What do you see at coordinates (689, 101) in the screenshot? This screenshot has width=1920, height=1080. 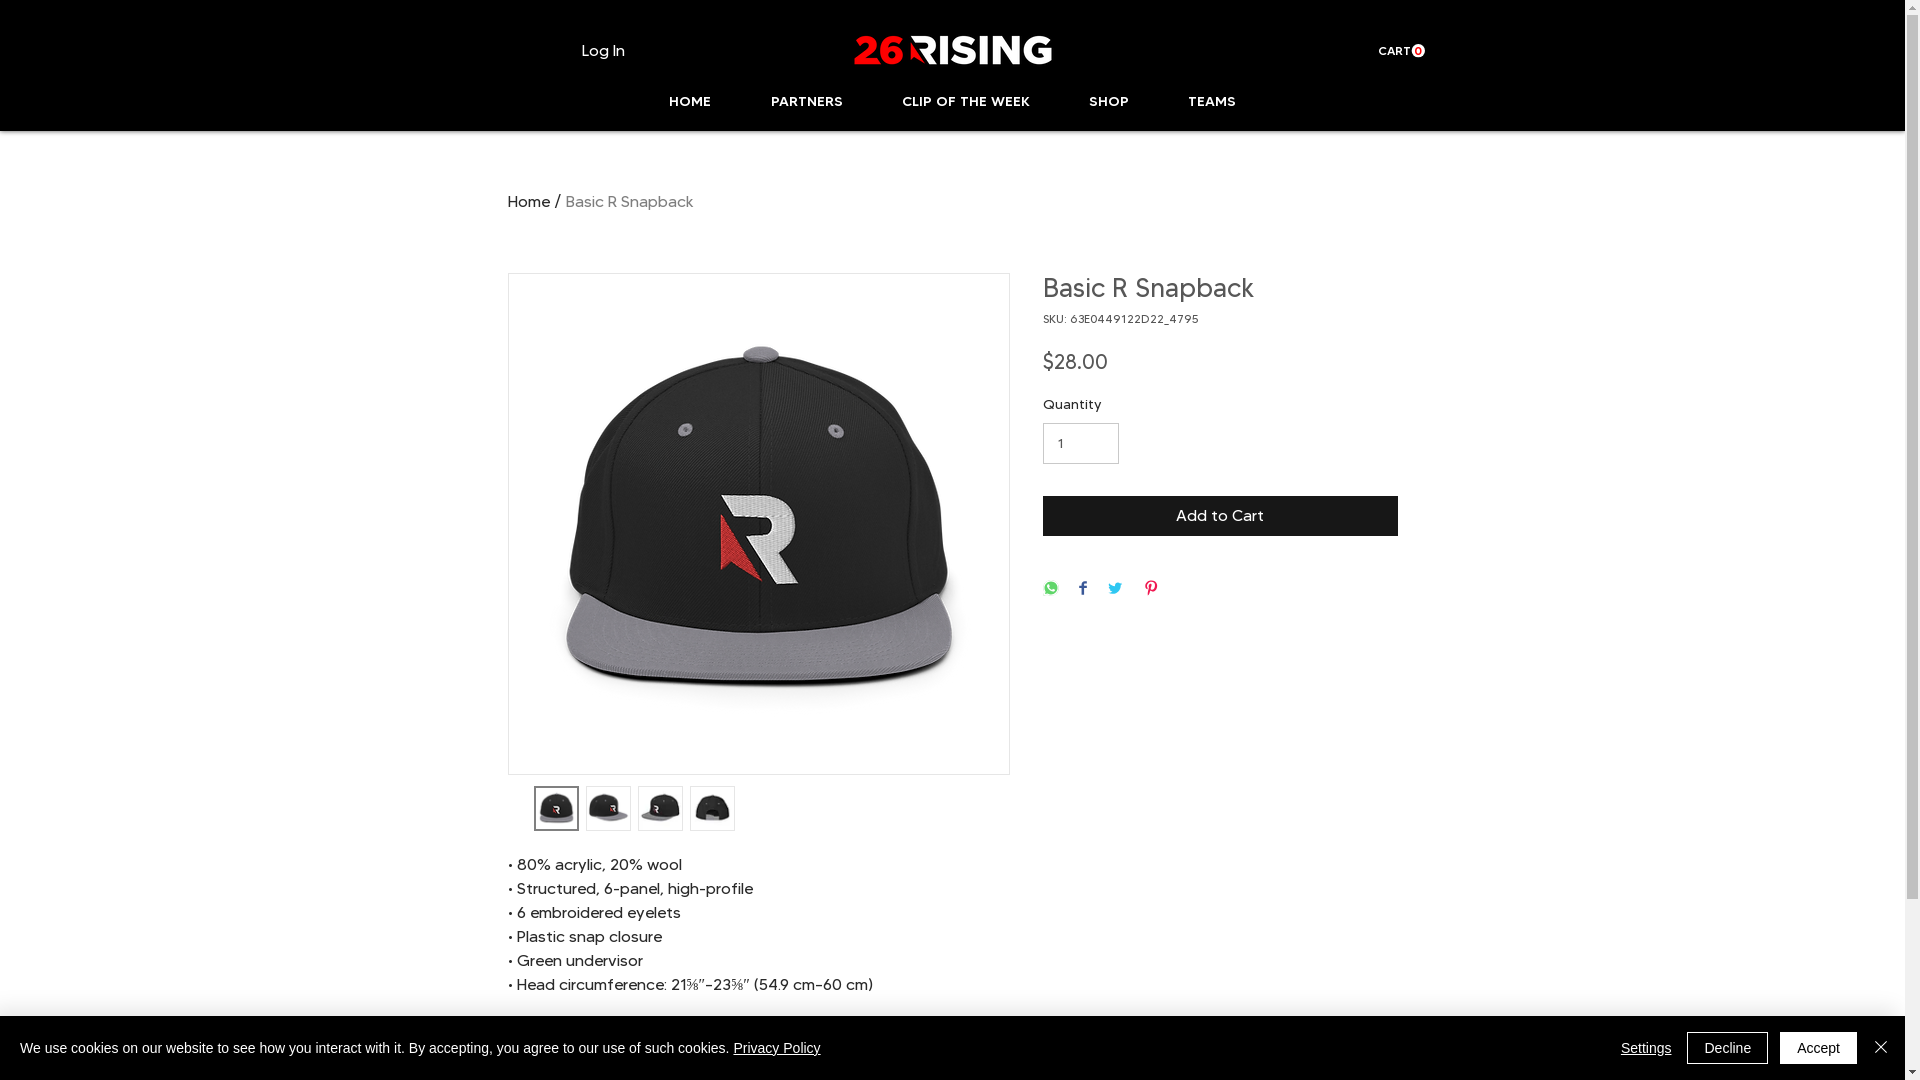 I see `'HOME'` at bounding box center [689, 101].